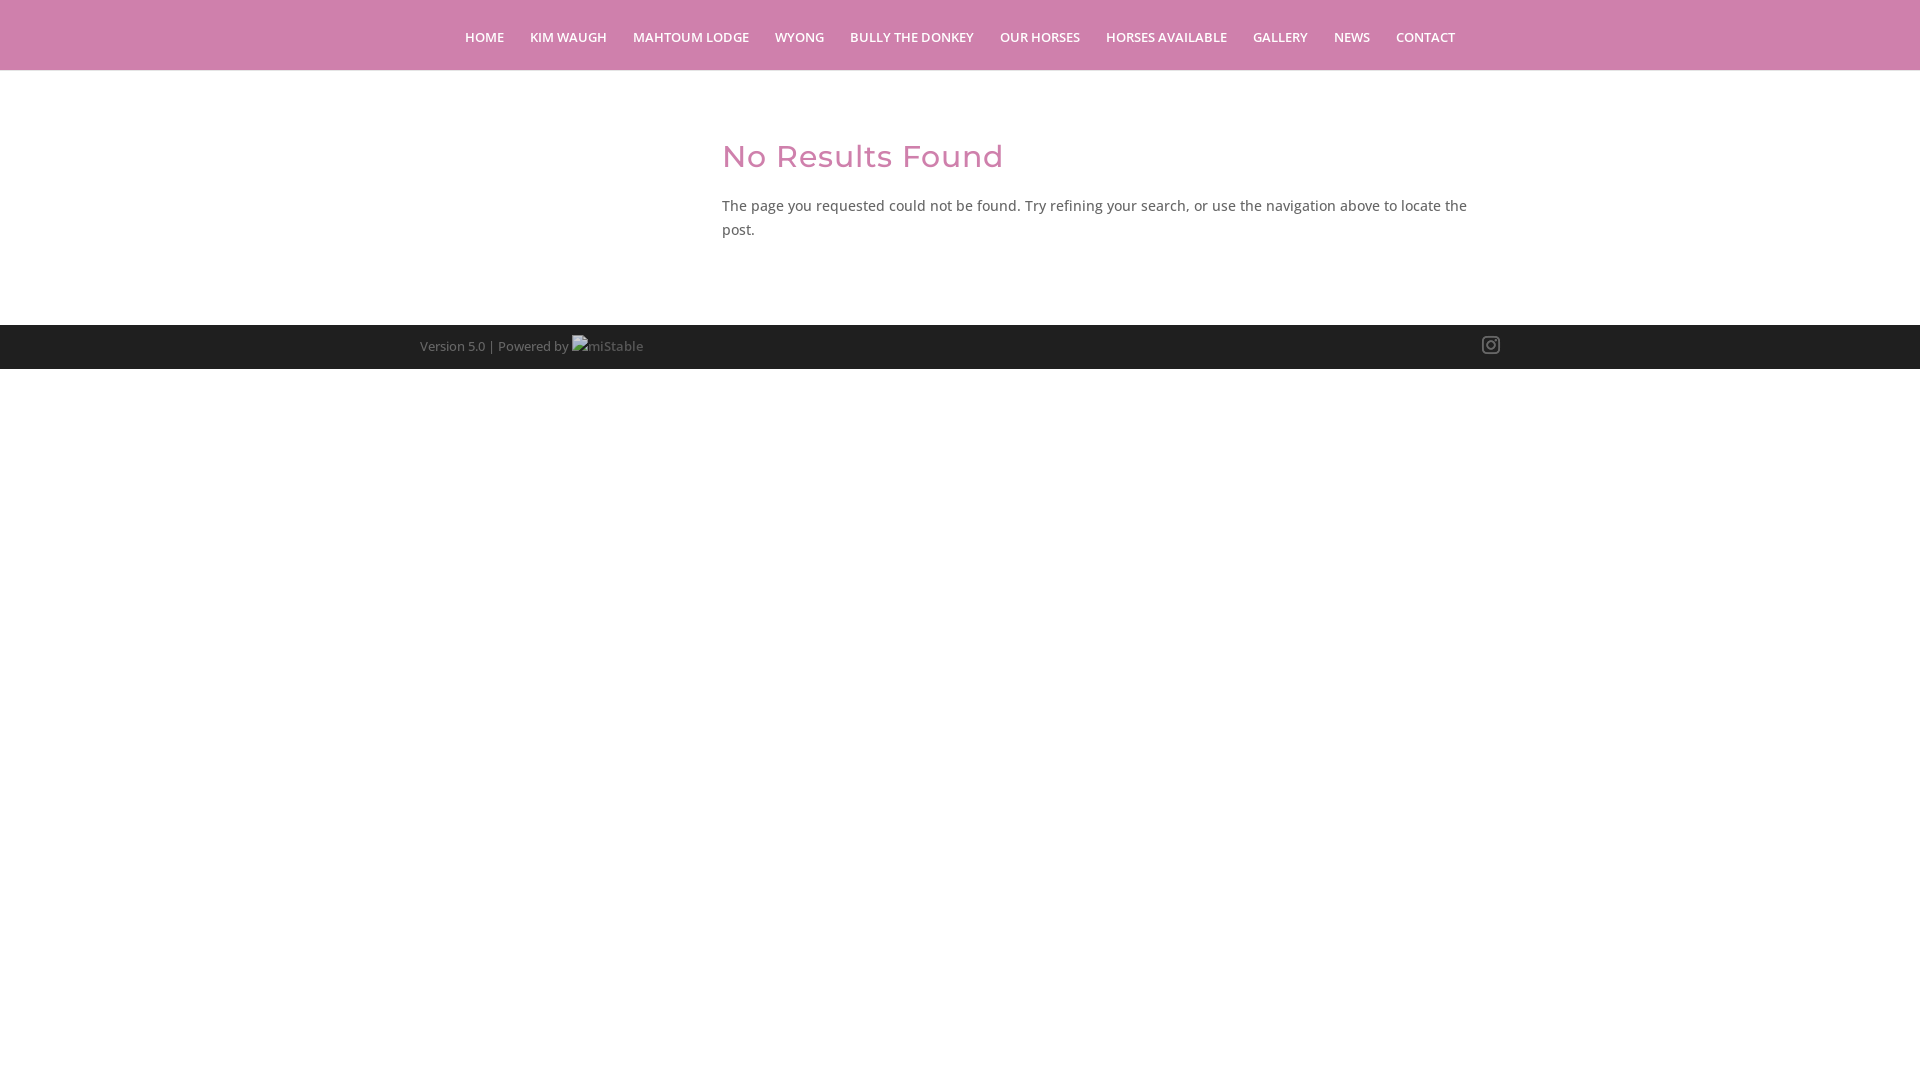 The image size is (1920, 1080). Describe the element at coordinates (1280, 49) in the screenshot. I see `'GALLERY'` at that location.